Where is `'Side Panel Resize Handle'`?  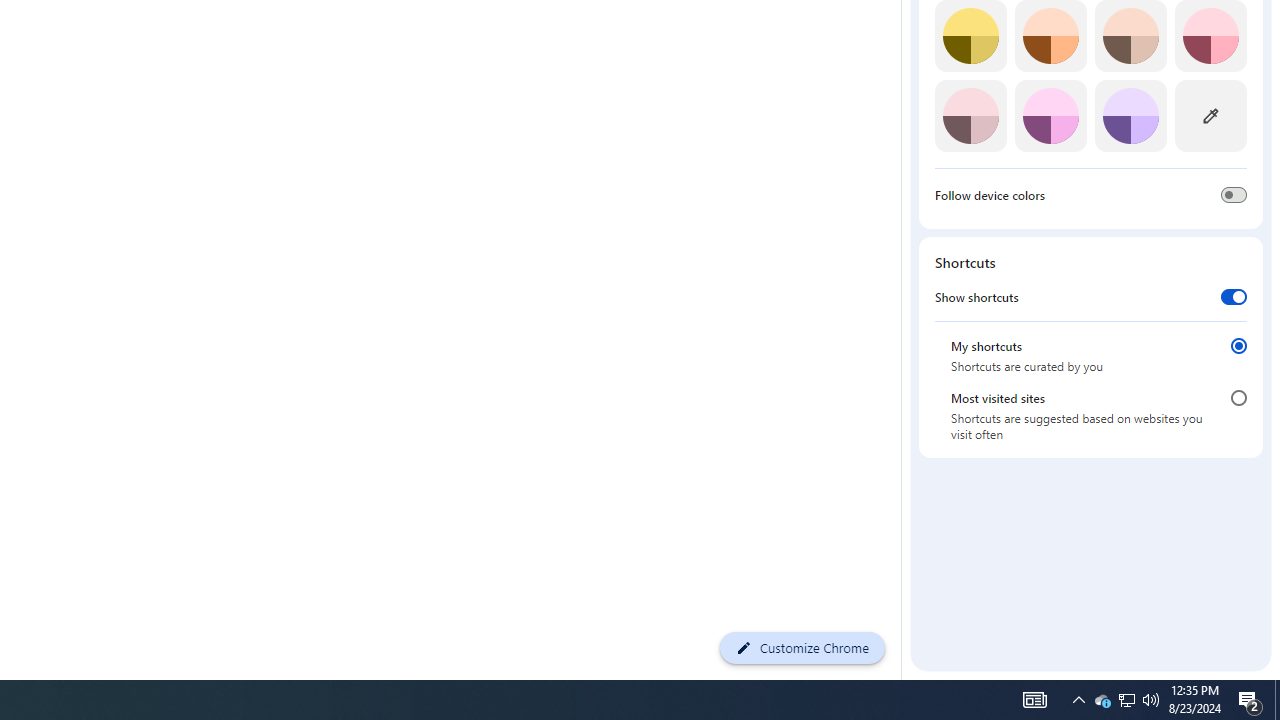
'Side Panel Resize Handle' is located at coordinates (904, 39).